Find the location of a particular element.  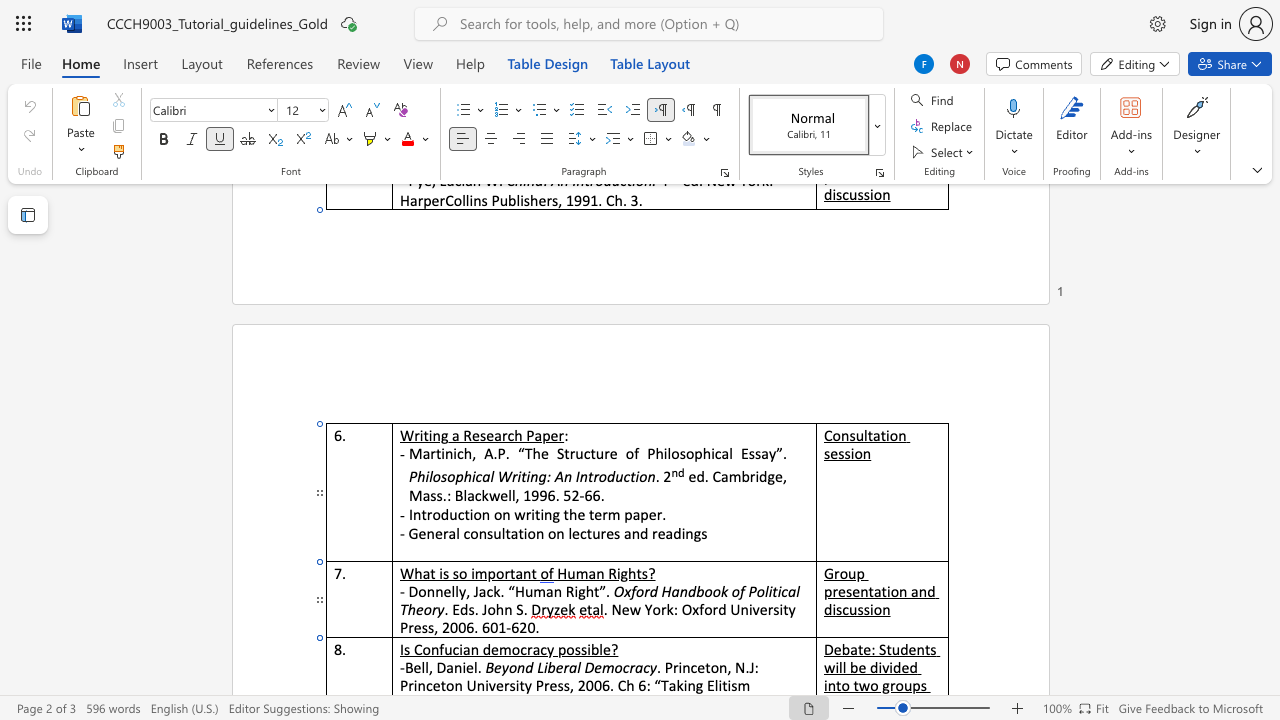

the 1th character "E" in the text is located at coordinates (710, 684).